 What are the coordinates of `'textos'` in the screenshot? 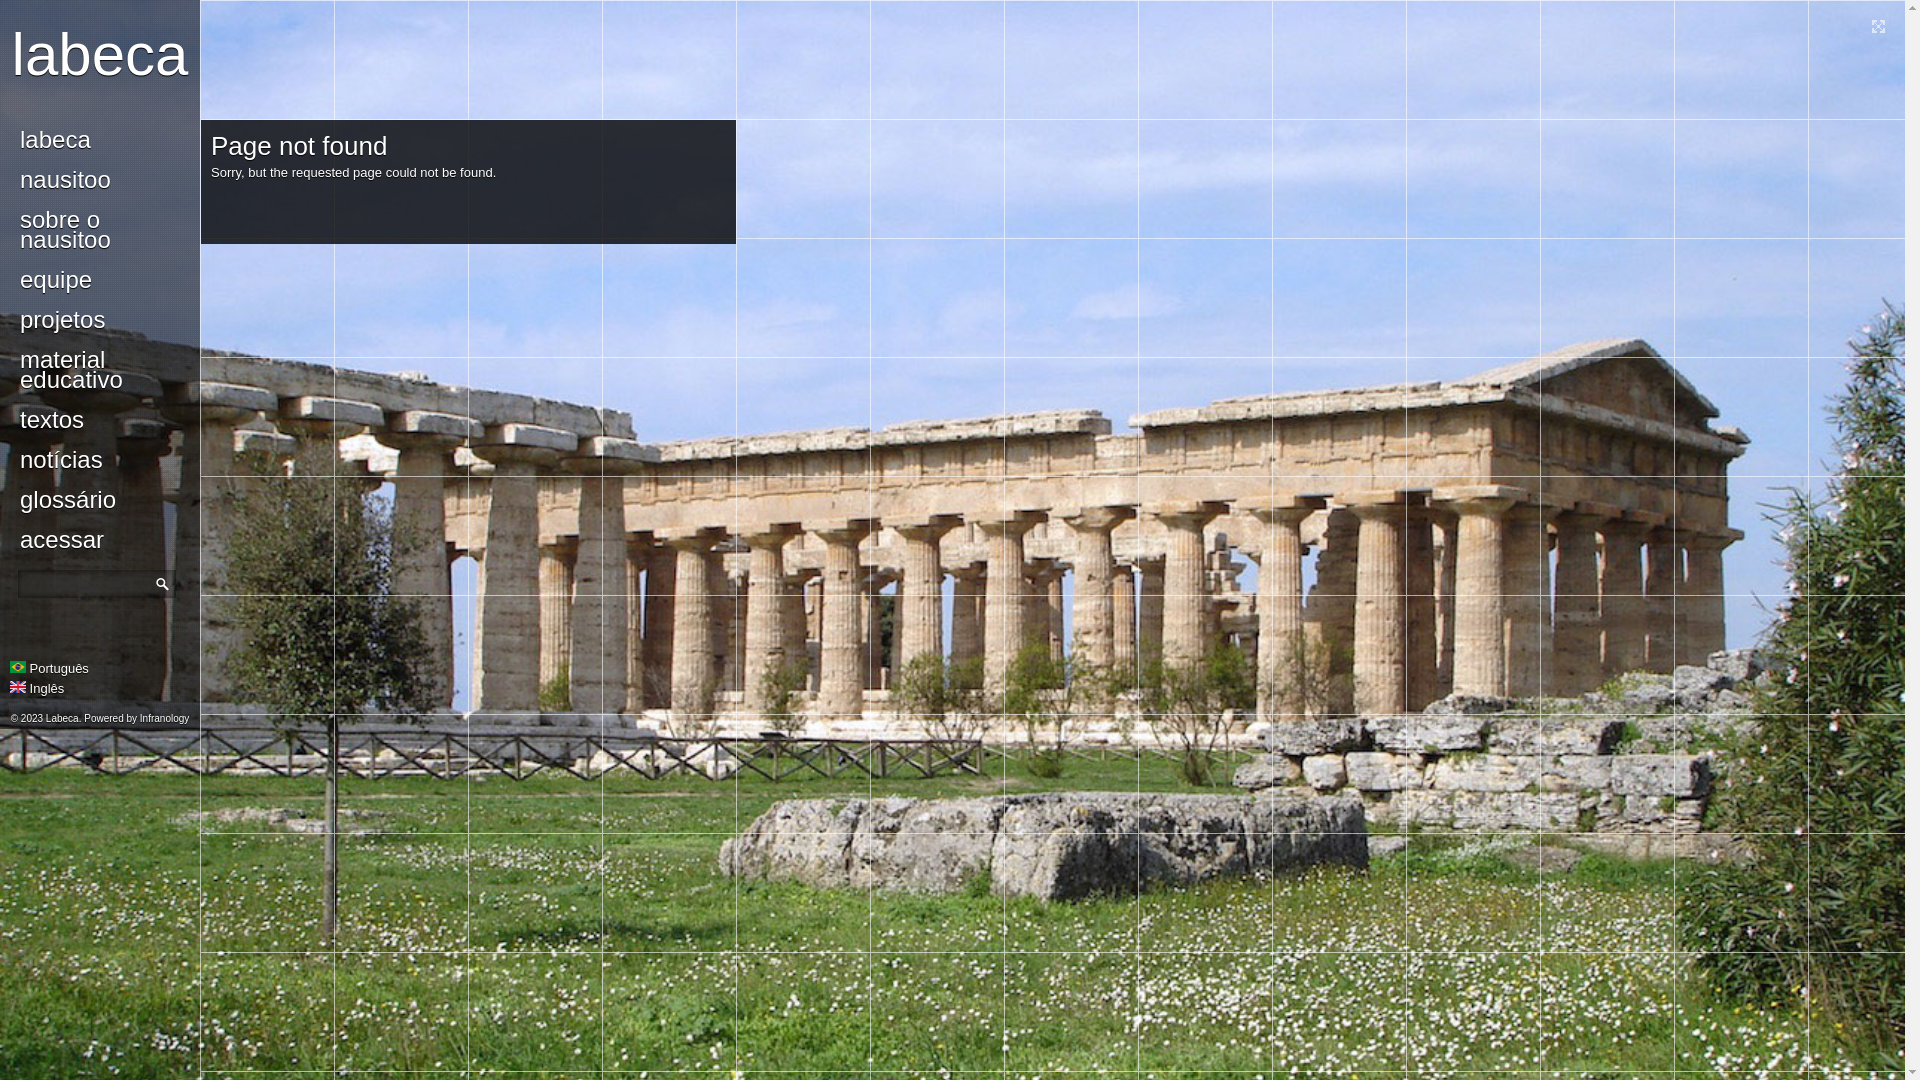 It's located at (99, 419).